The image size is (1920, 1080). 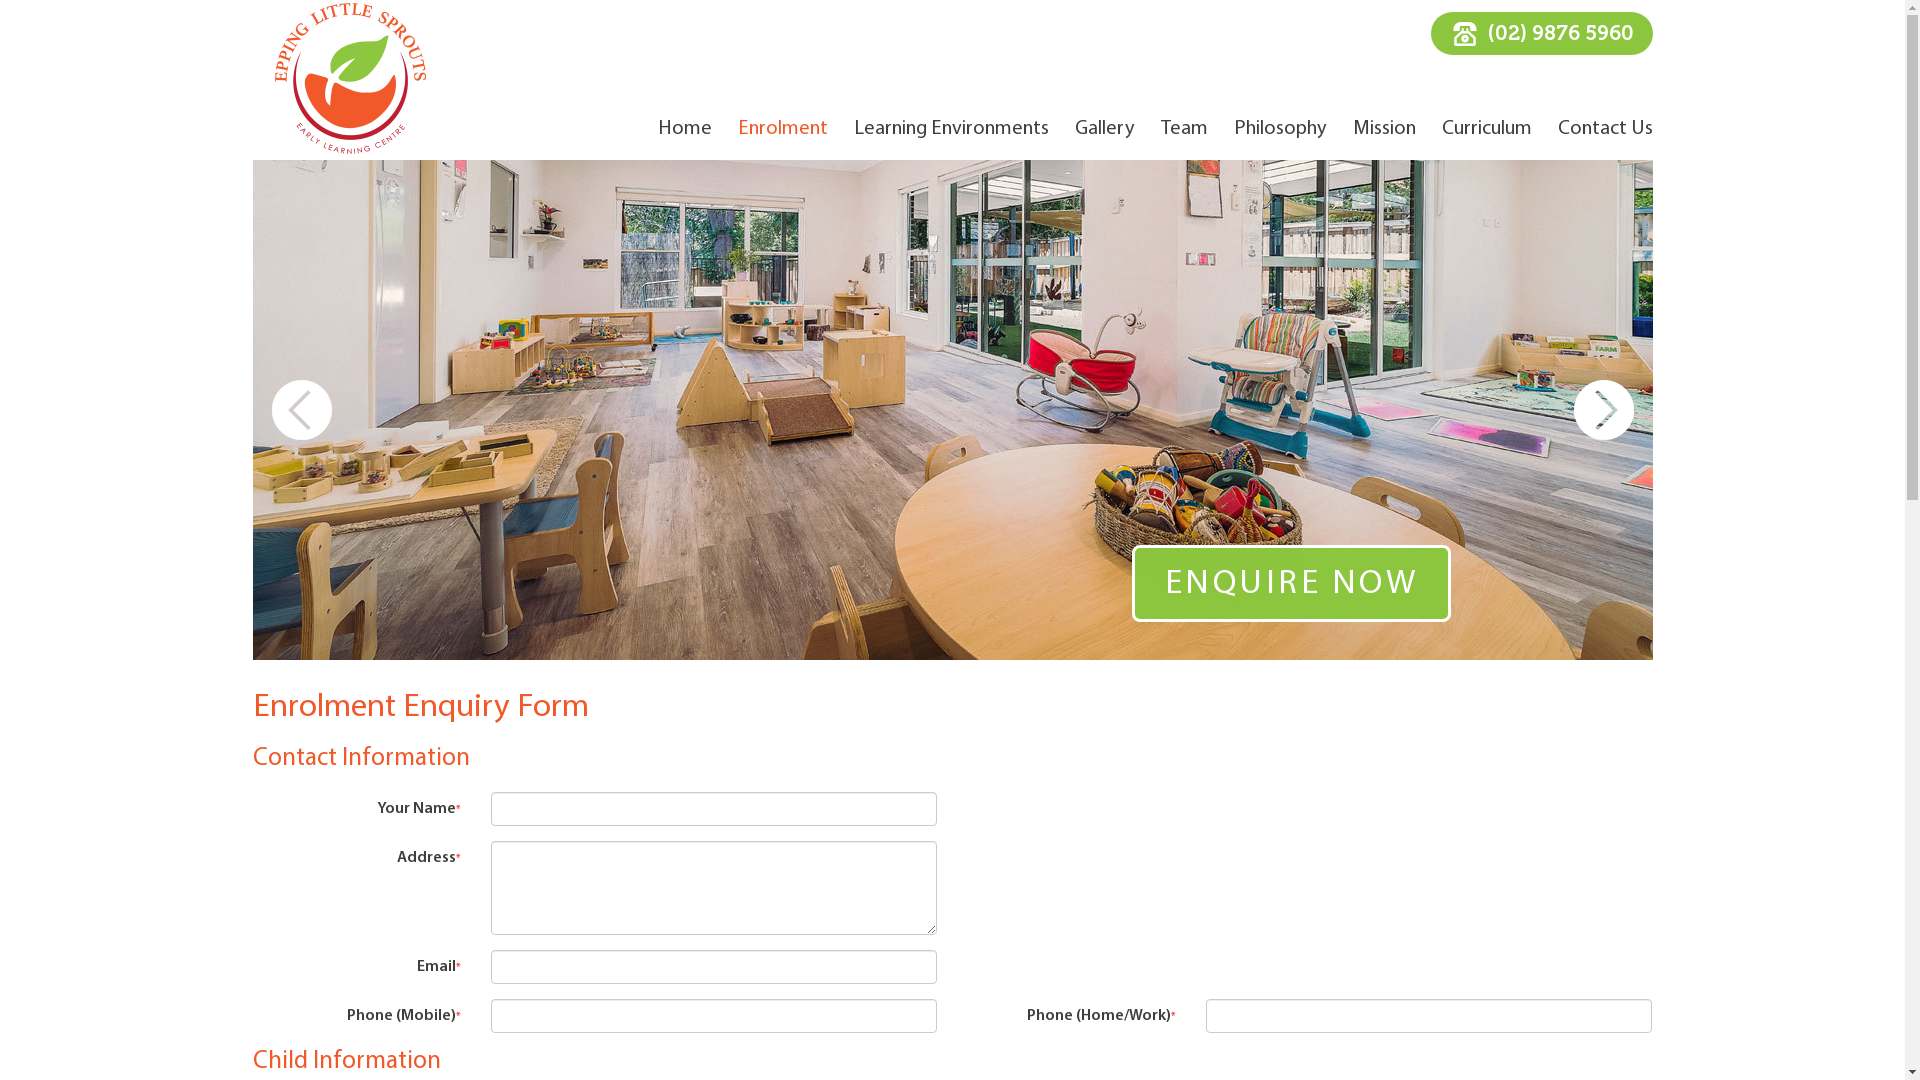 What do you see at coordinates (1382, 129) in the screenshot?
I see `'Mission'` at bounding box center [1382, 129].